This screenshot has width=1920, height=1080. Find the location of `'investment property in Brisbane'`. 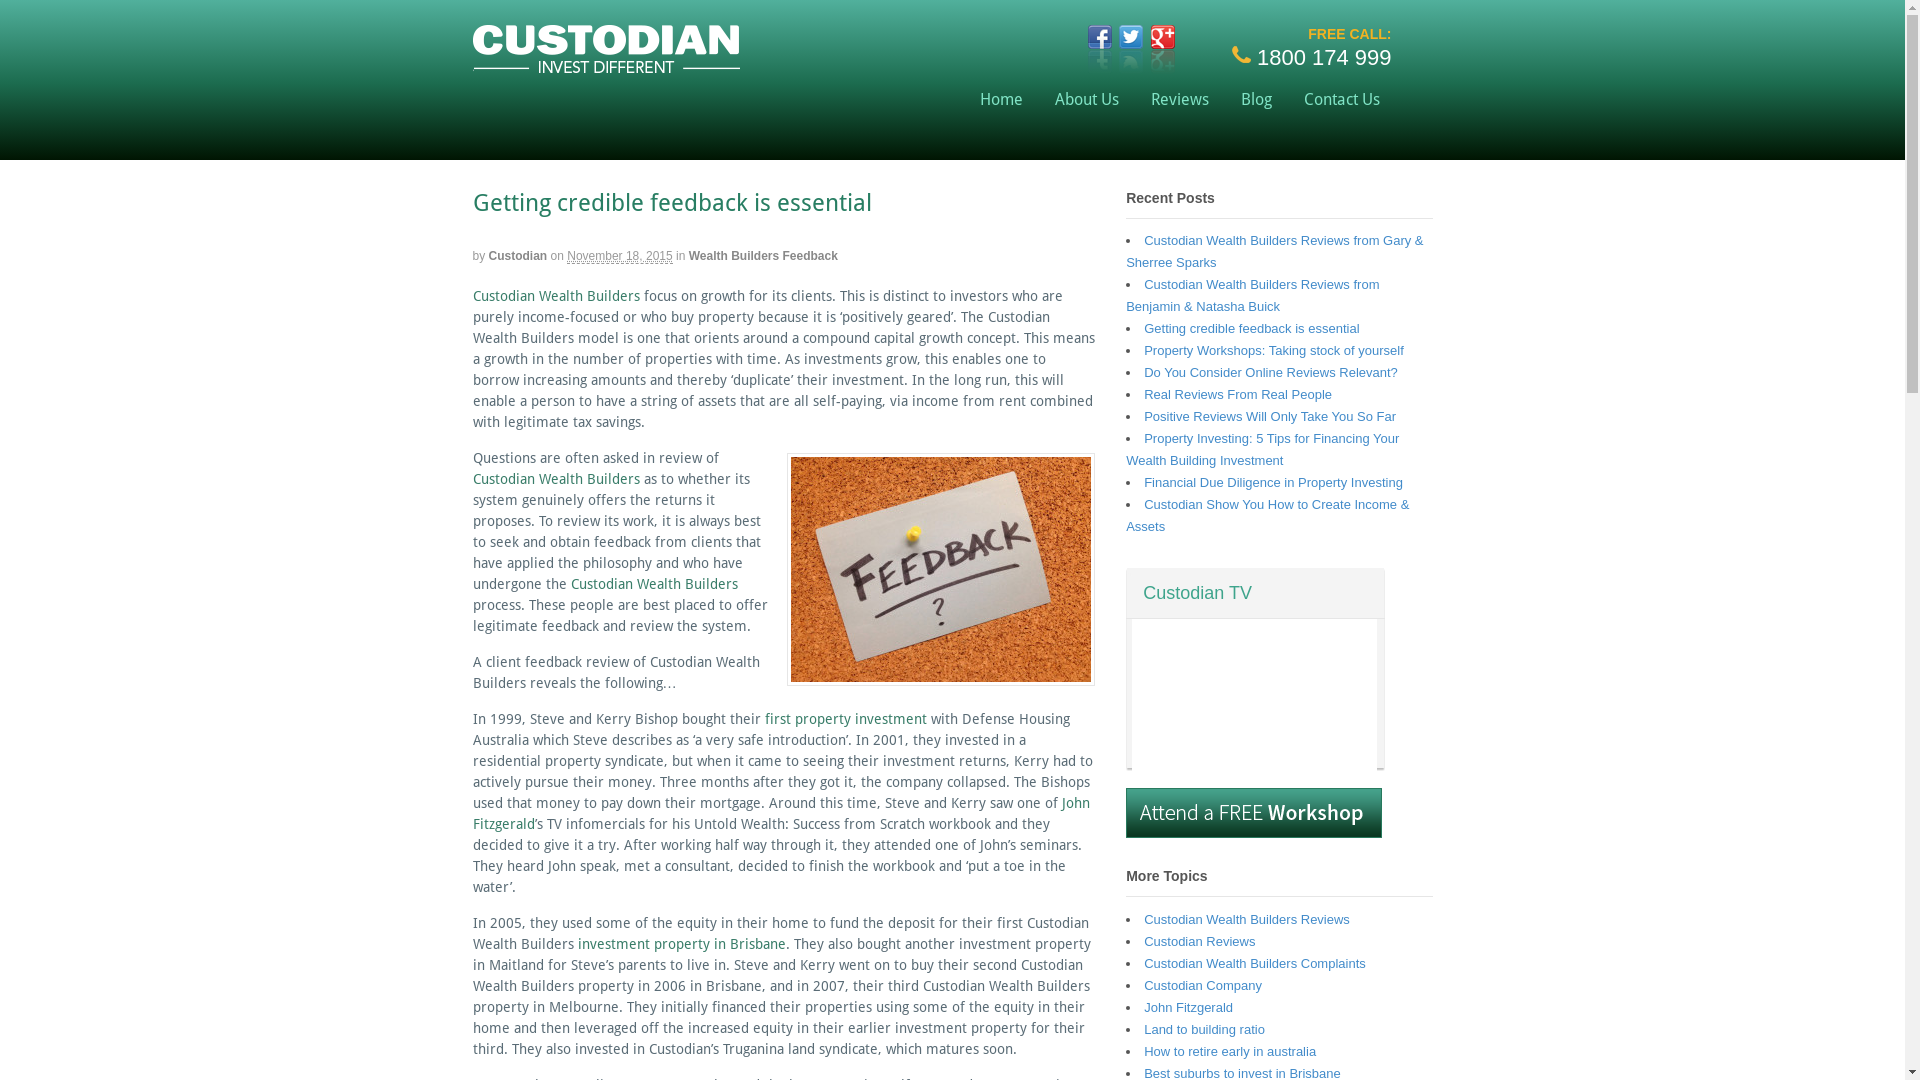

'investment property in Brisbane' is located at coordinates (681, 944).